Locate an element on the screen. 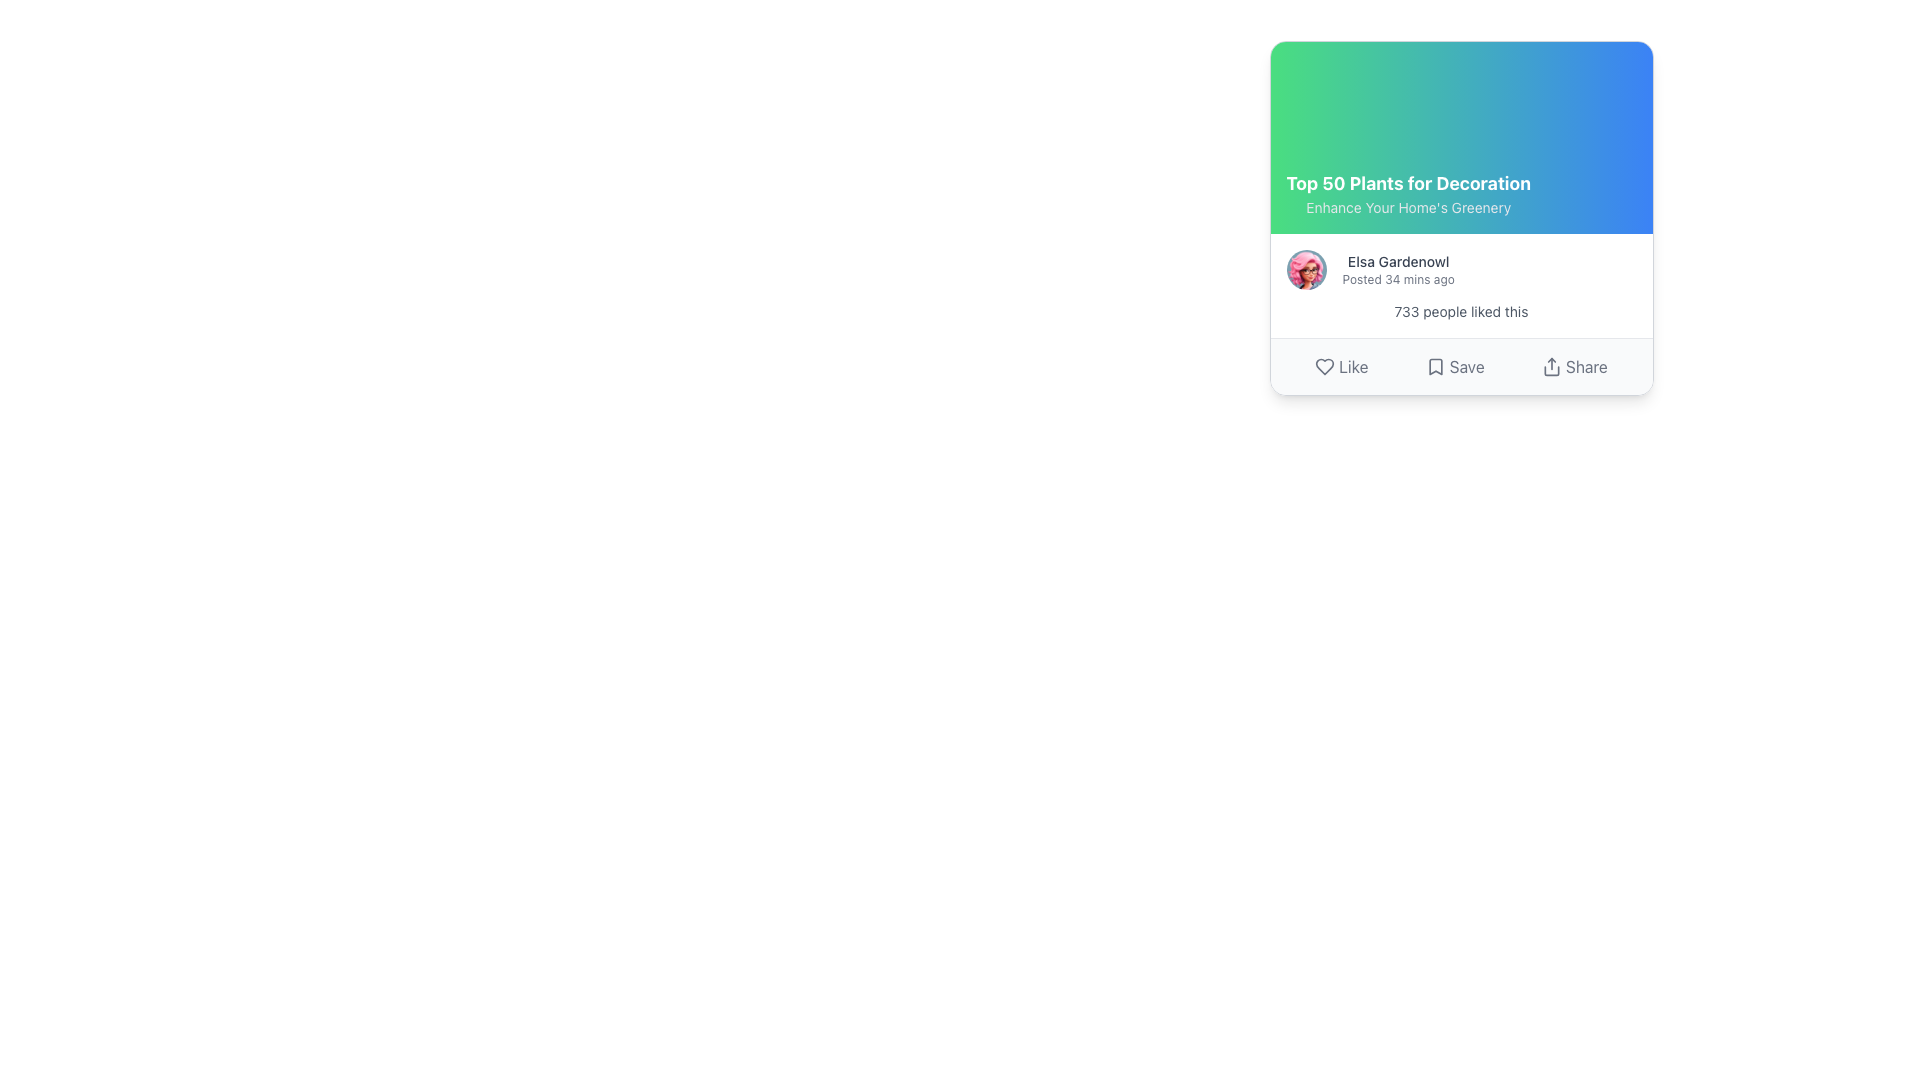 The width and height of the screenshot is (1920, 1080). prominent bold text that says 'Top 50 Plants for Decoration' displayed at the top of the card-like interface with a gradient green-to-blue background is located at coordinates (1407, 184).